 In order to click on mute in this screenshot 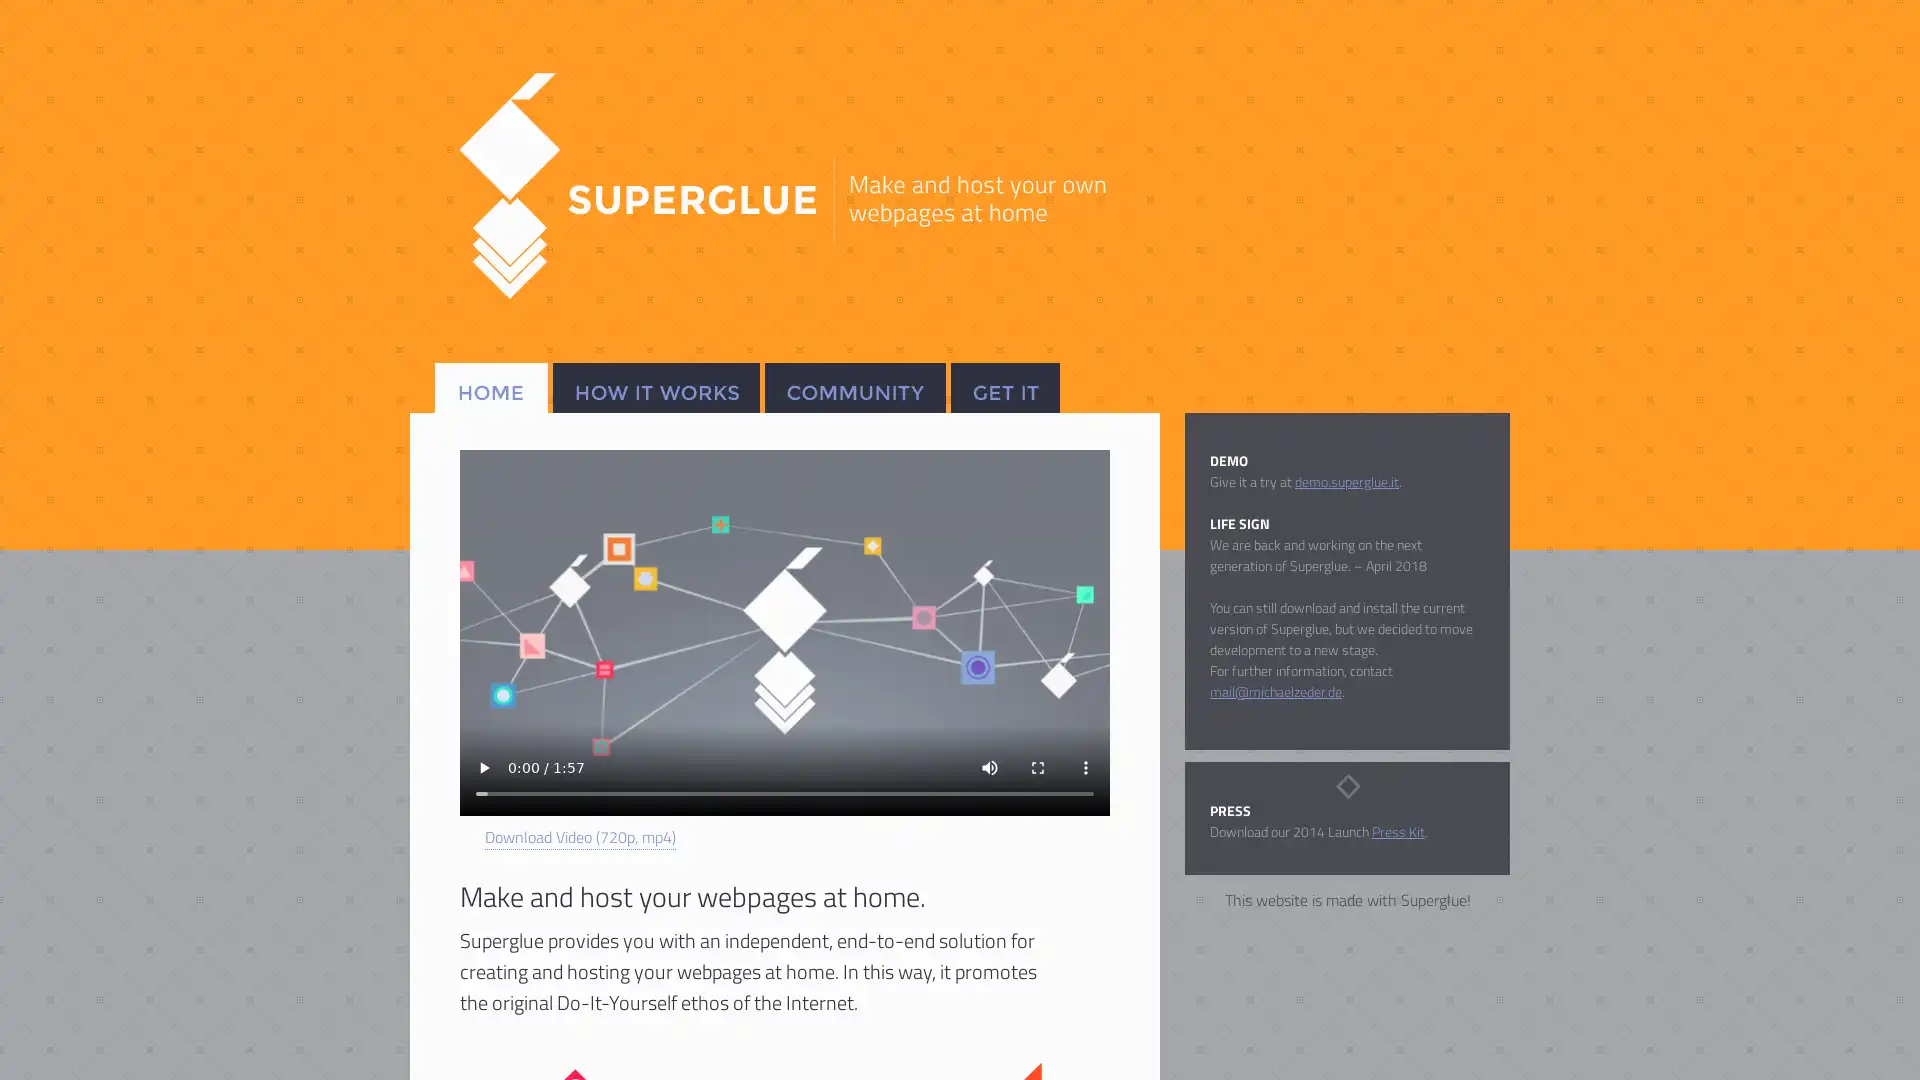, I will do `click(989, 766)`.